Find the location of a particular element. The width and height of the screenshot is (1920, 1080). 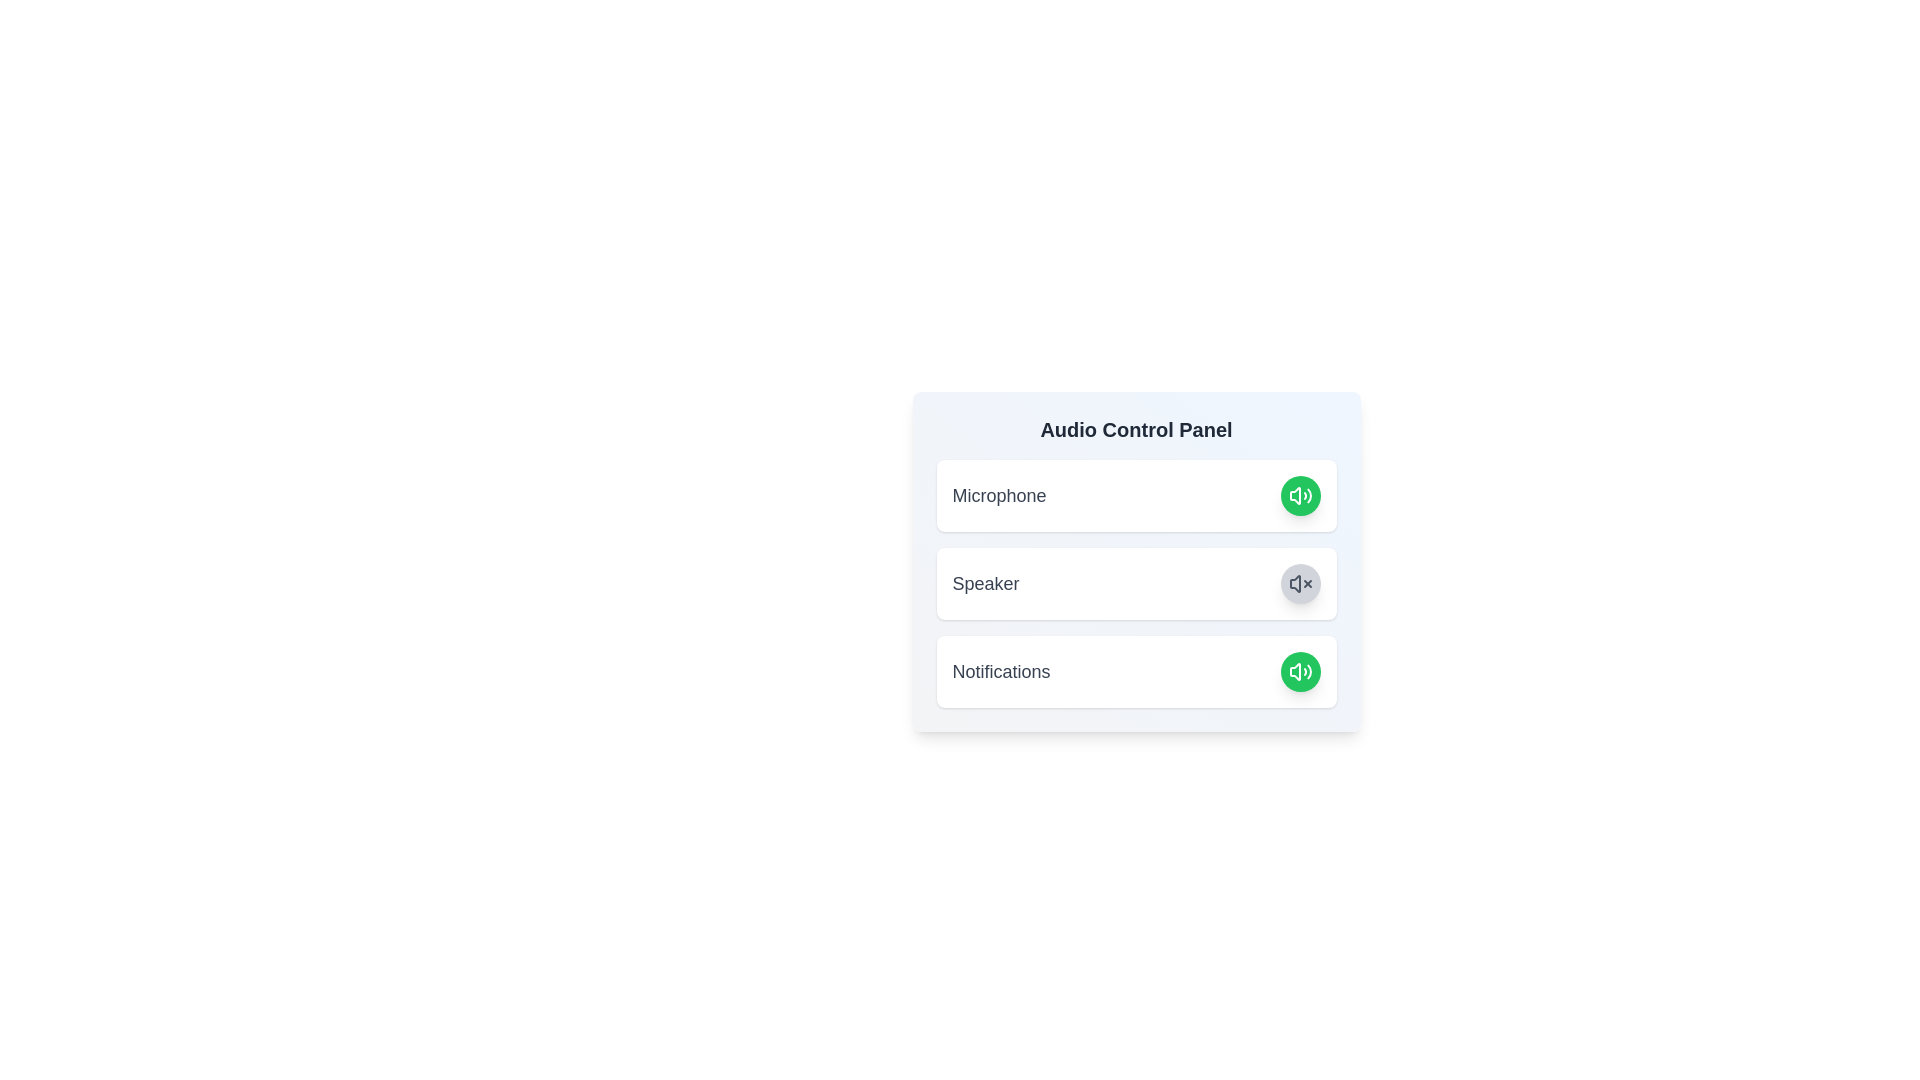

the toggle button to mute or unmute the audio output for the 'Speaker' functionality located in the 'Speaker' section of the 'Audio Control Panel.' is located at coordinates (1300, 583).